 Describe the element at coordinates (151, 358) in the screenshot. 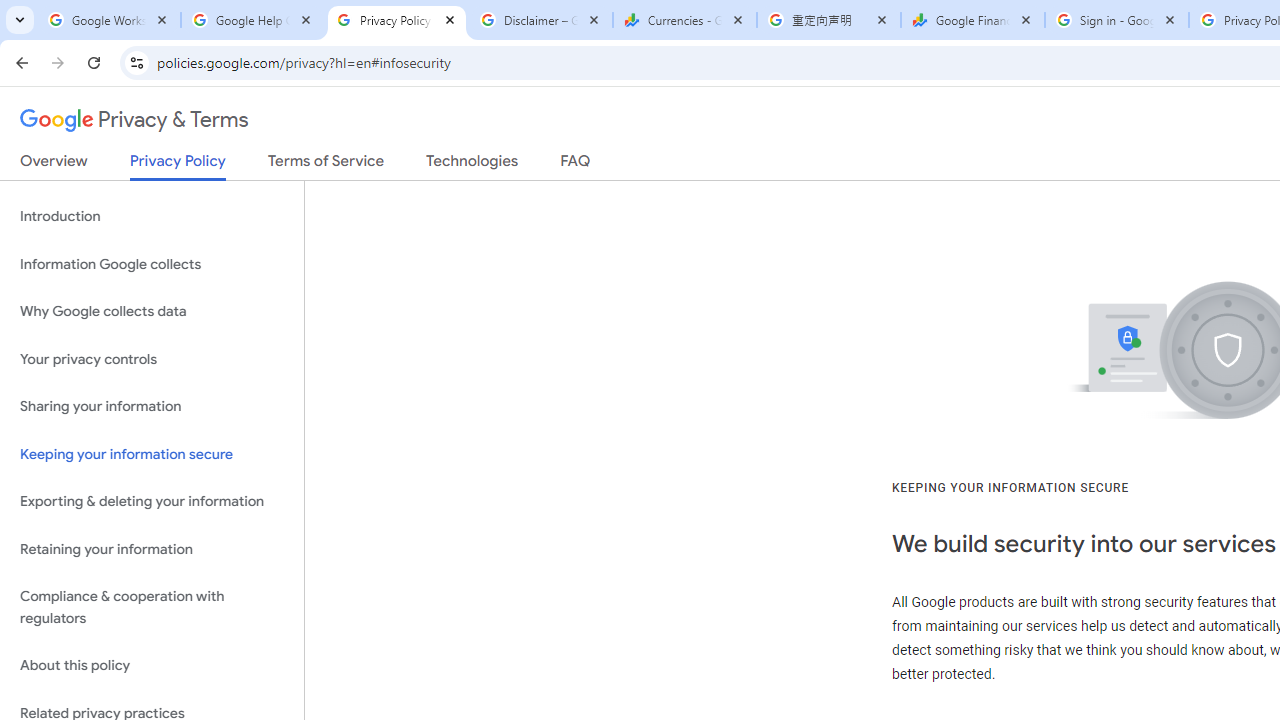

I see `'Your privacy controls'` at that location.